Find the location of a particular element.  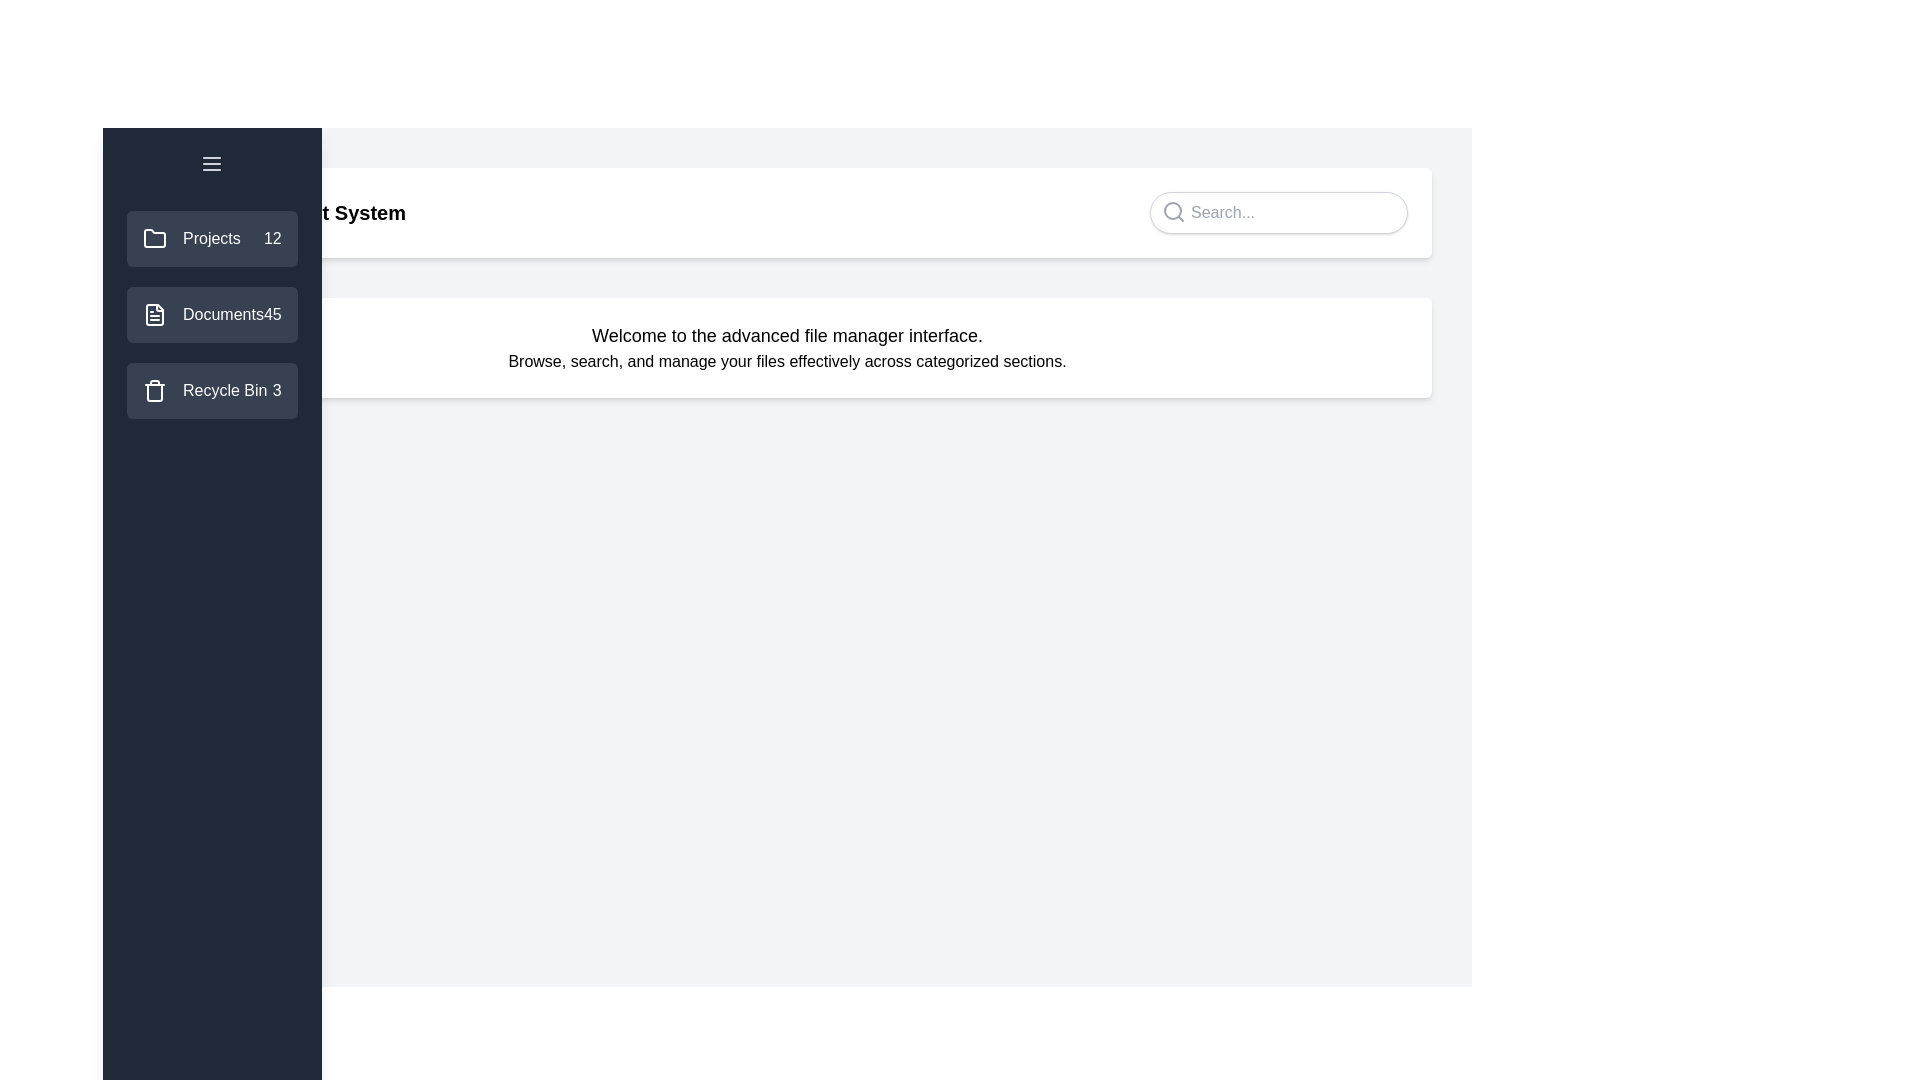

the category Documents in the sidebar is located at coordinates (211, 315).